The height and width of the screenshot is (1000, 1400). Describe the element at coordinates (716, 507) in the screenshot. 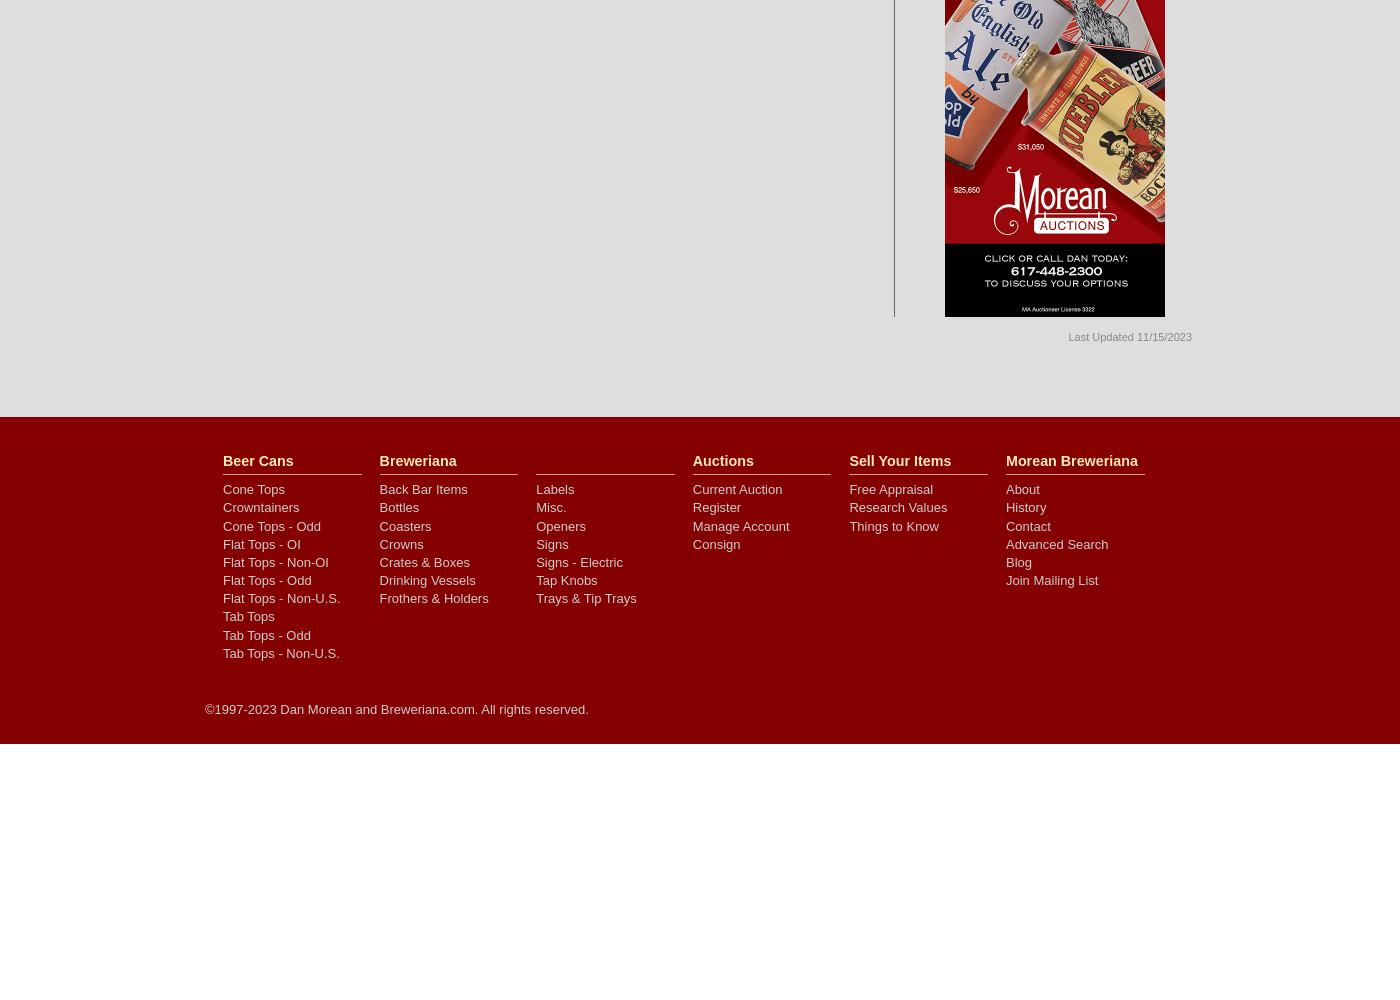

I see `'Register'` at that location.